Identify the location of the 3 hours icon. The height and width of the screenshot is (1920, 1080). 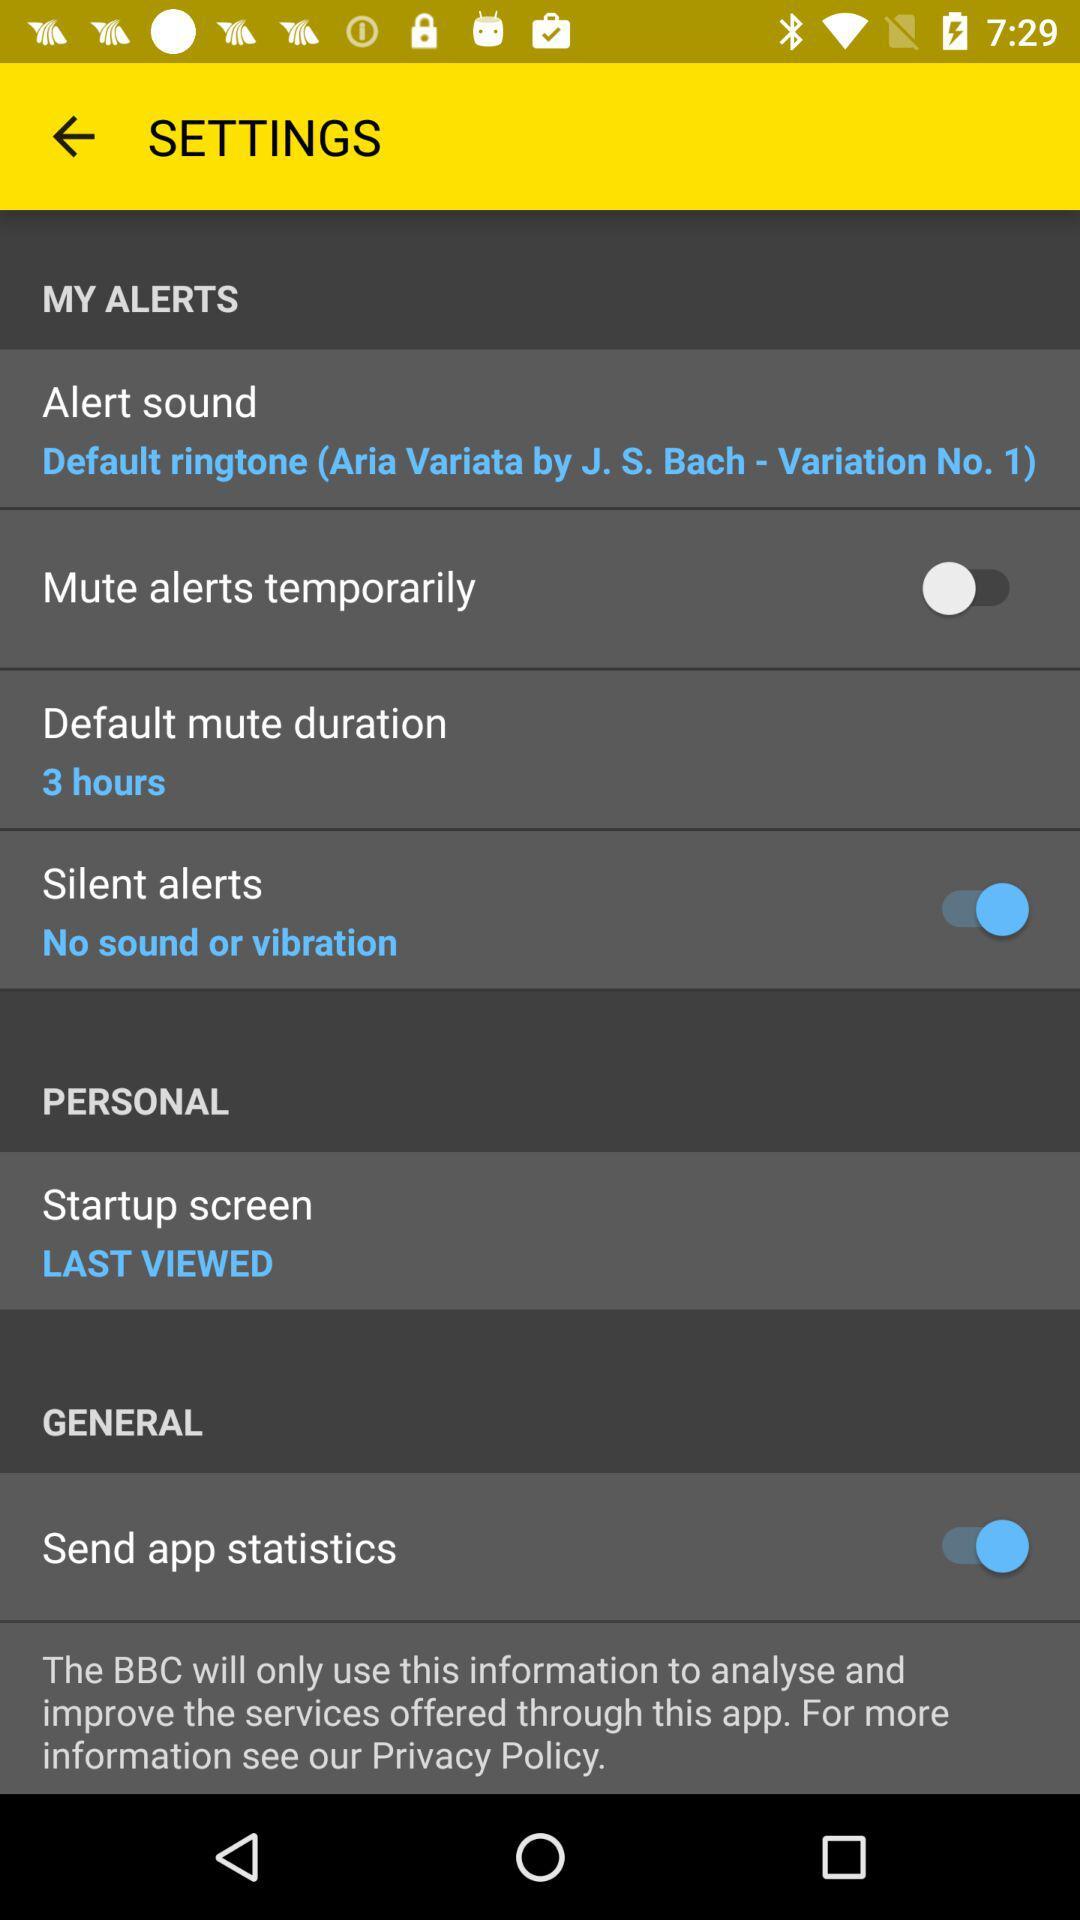
(103, 779).